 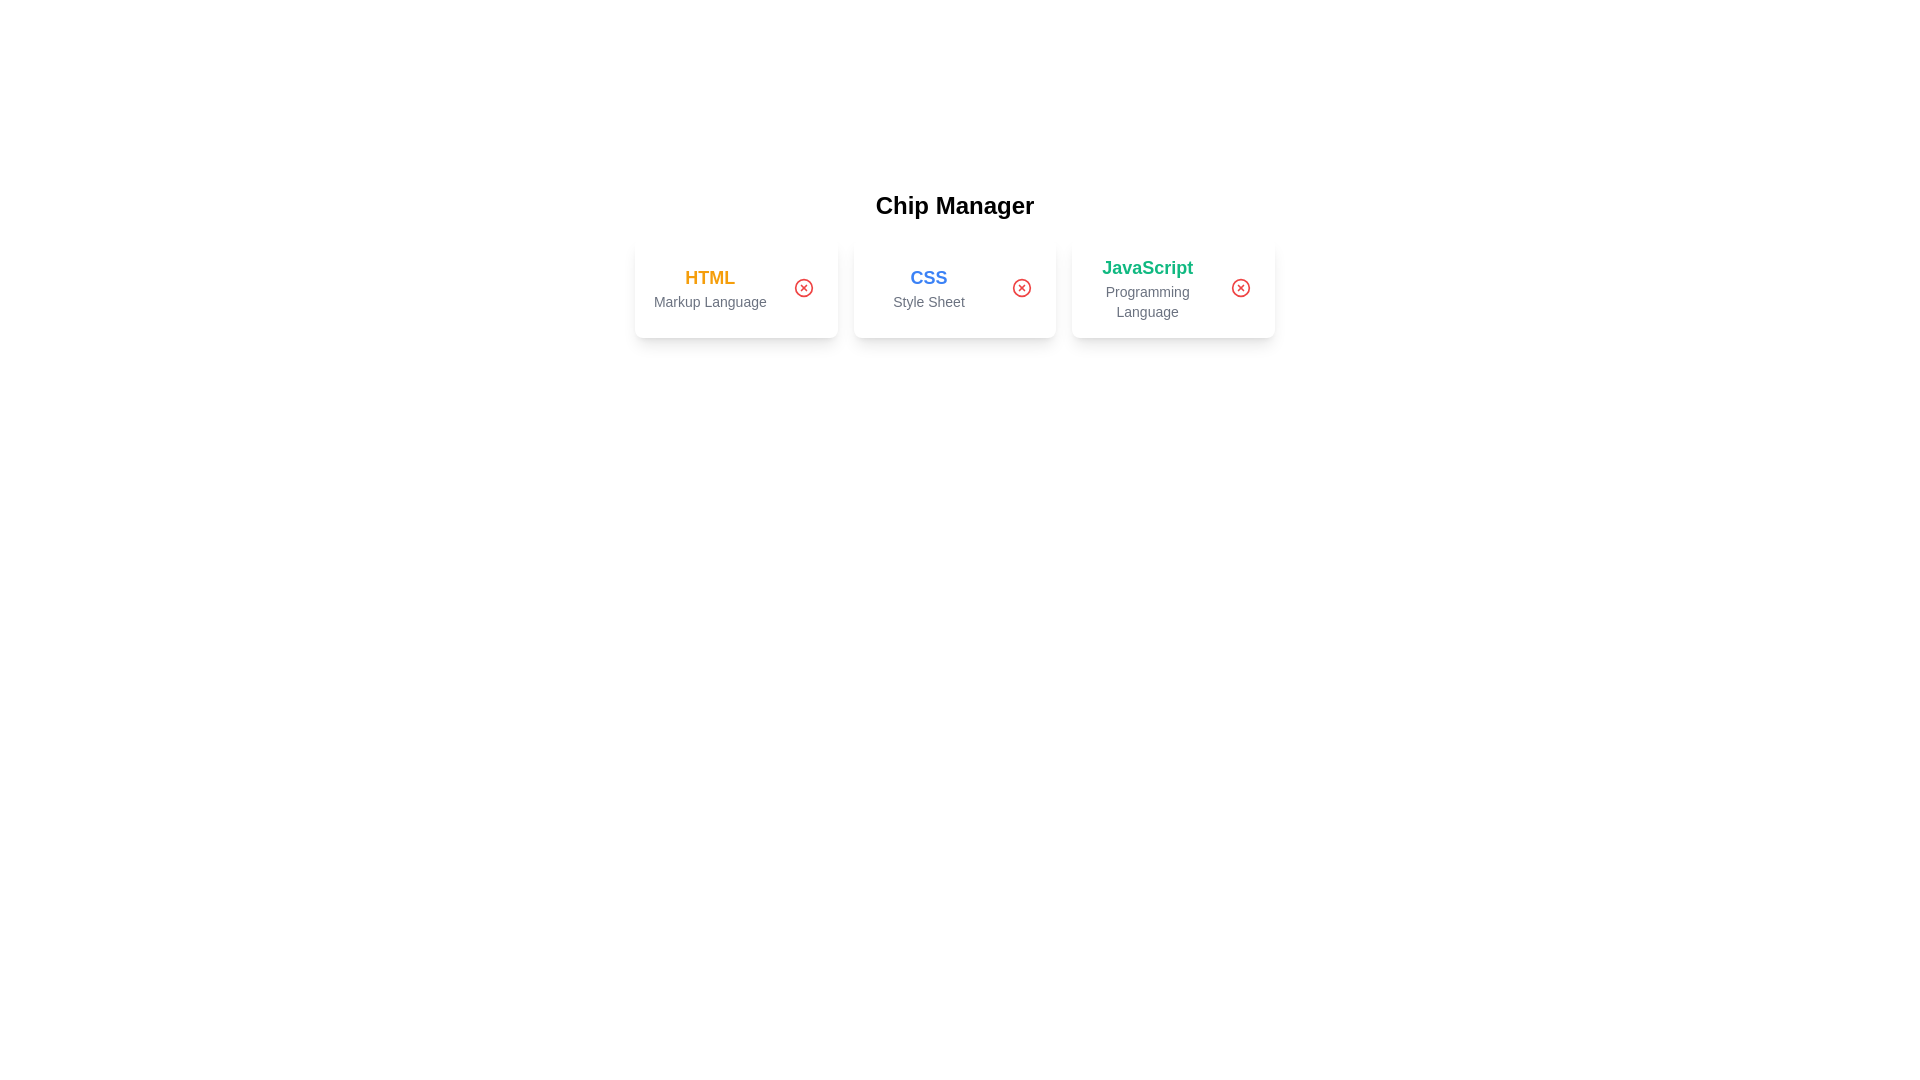 What do you see at coordinates (1240, 288) in the screenshot?
I see `the delete button of the chip labeled JavaScript` at bounding box center [1240, 288].